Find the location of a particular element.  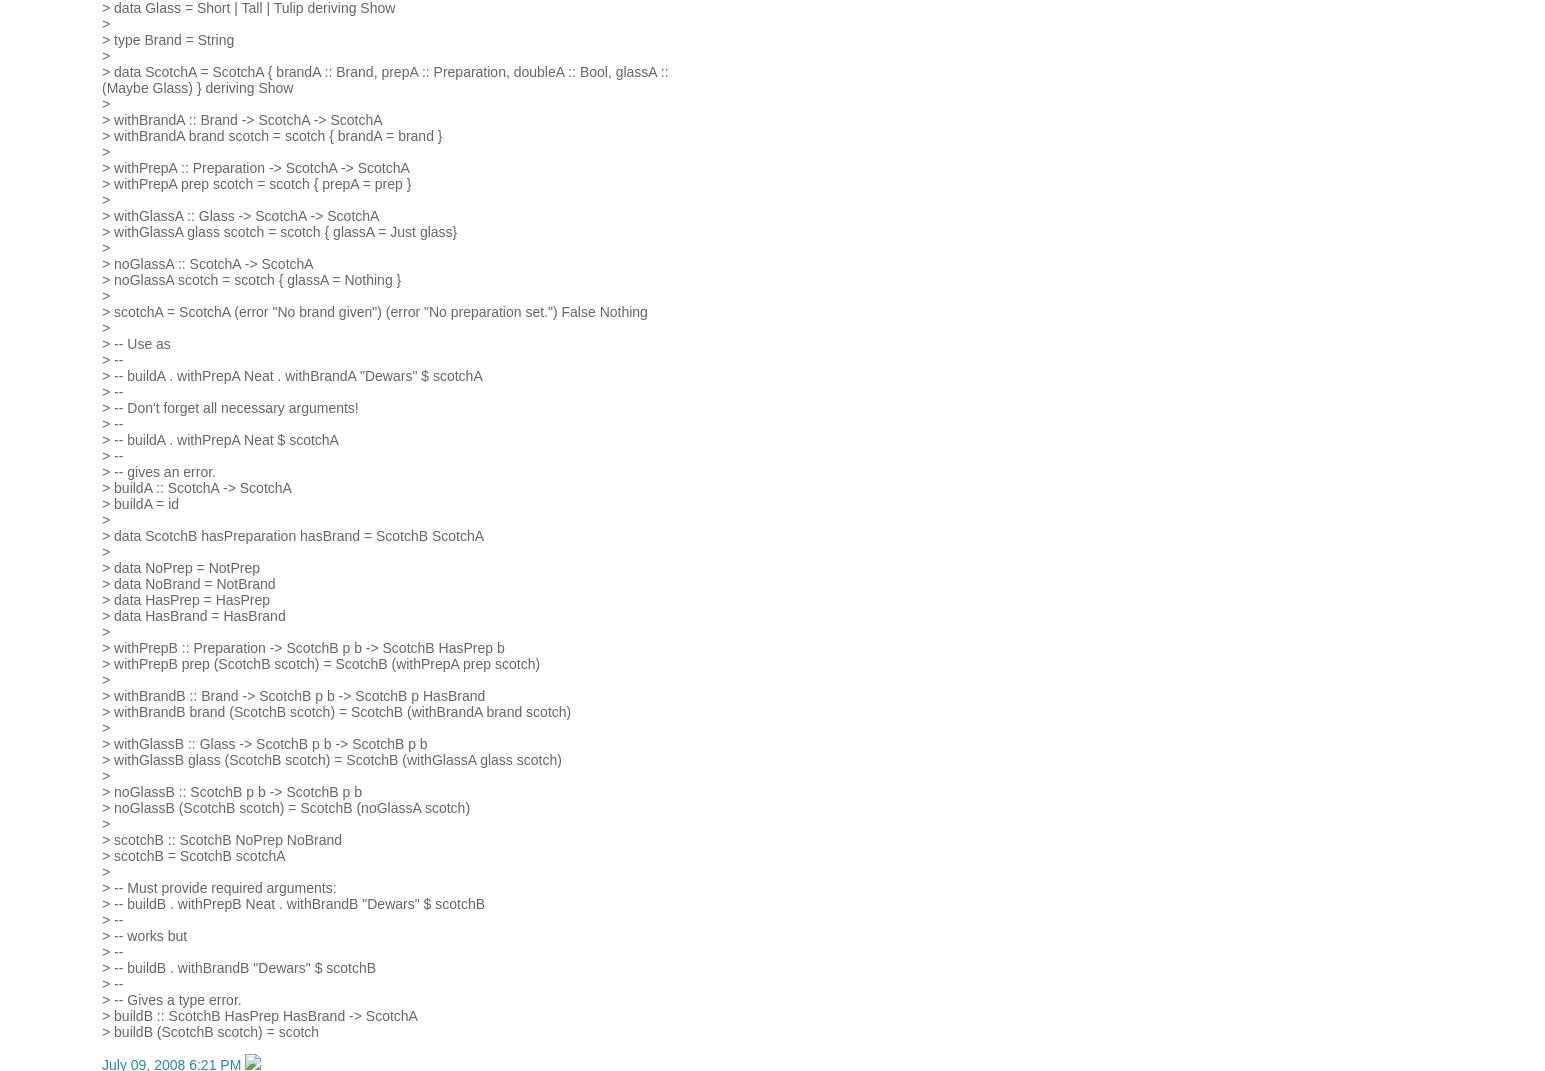

'> buildB :: ScotchB HasPrep HasBrand -> ScotchA' is located at coordinates (259, 1015).